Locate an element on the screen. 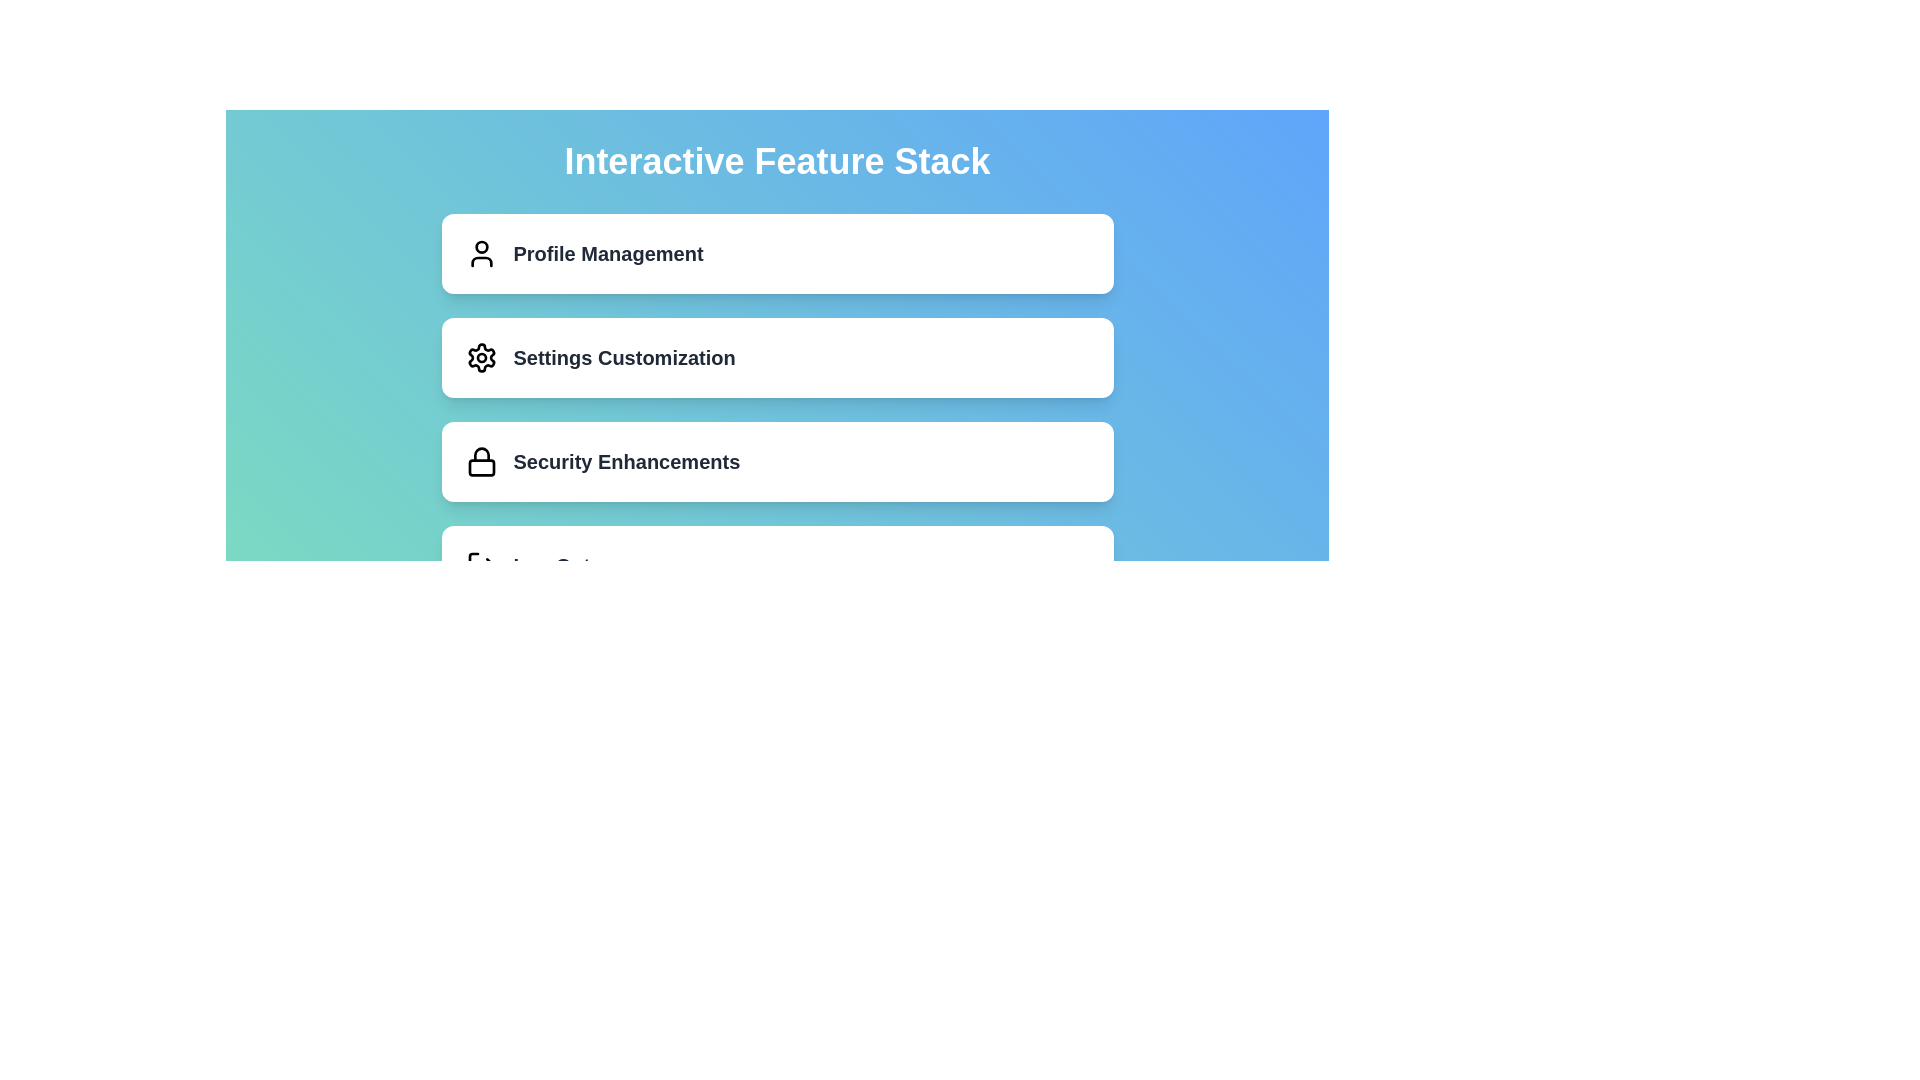 The height and width of the screenshot is (1080, 1920). the 'Settings Customization' label located in the second card from the top, between 'Profile Management' and 'Security Enhancements' is located at coordinates (623, 357).